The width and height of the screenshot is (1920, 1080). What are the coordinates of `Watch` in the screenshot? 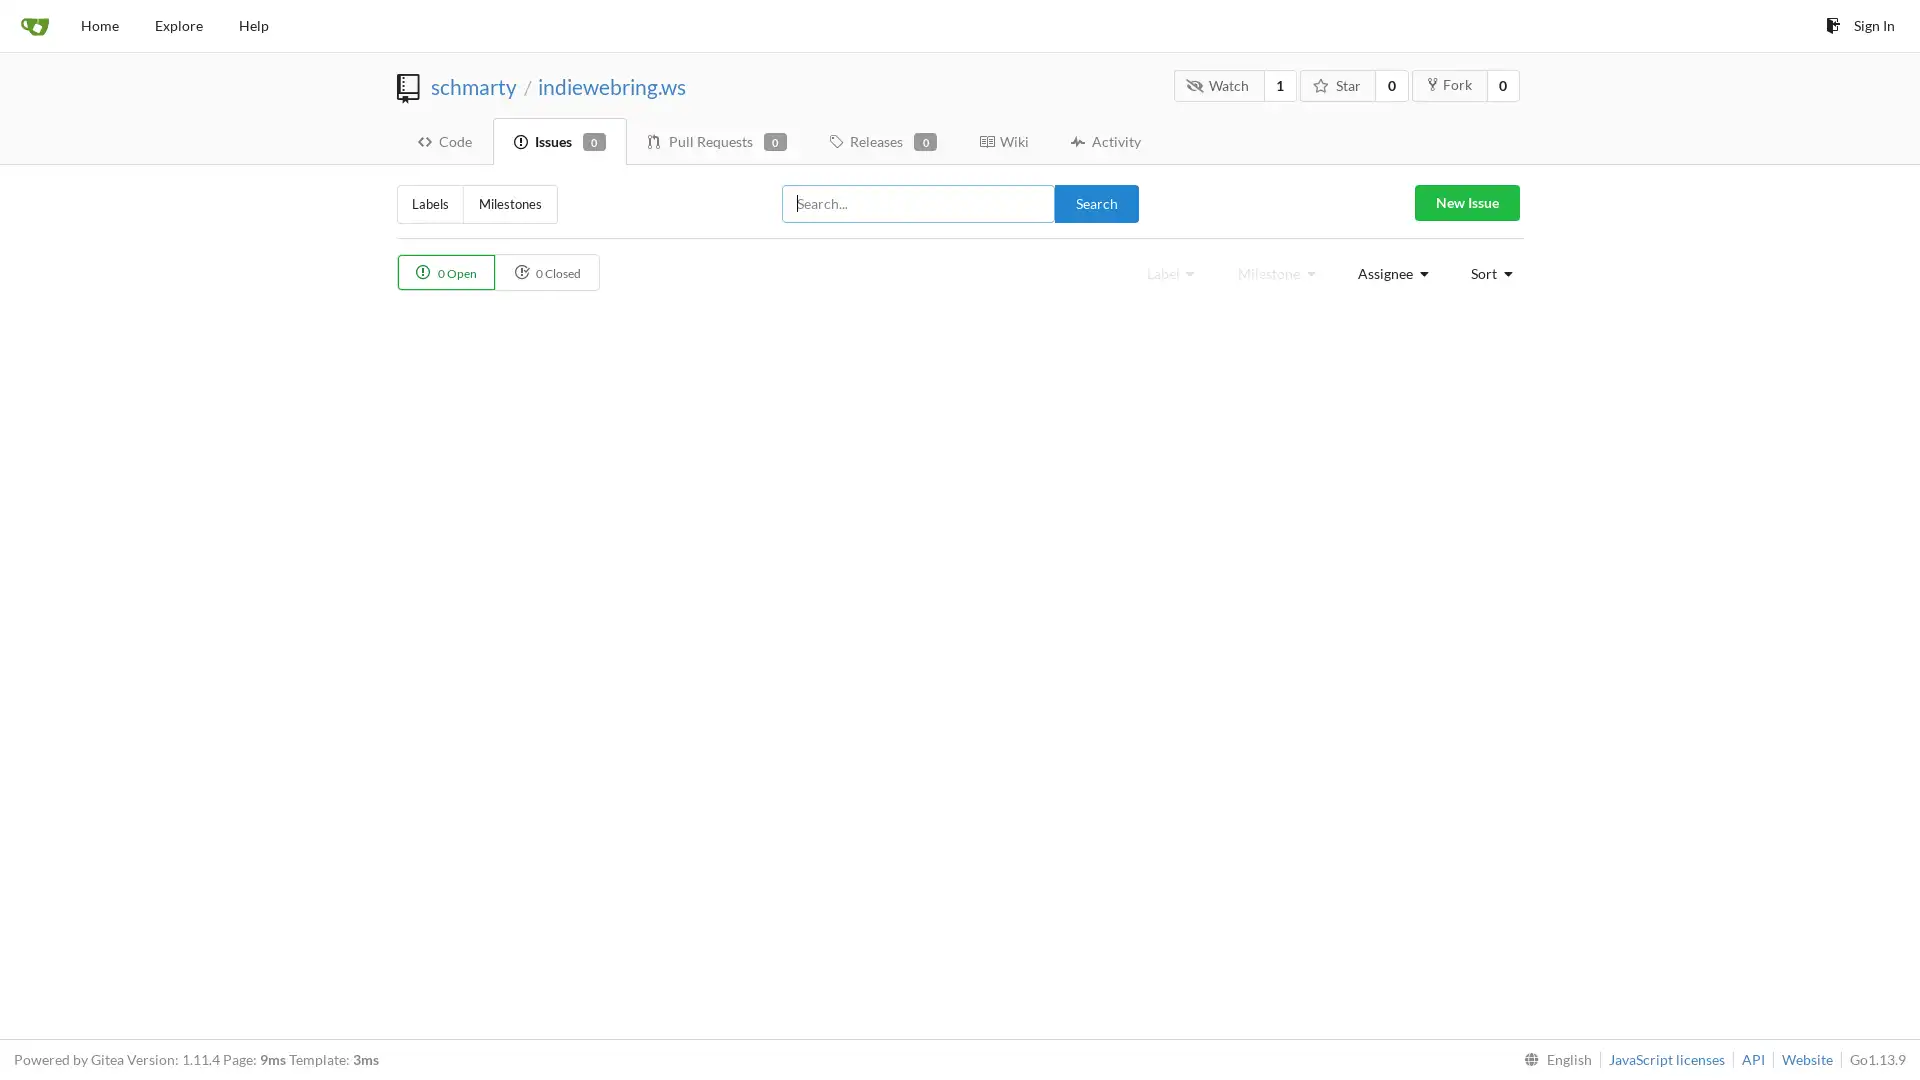 It's located at (1217, 84).